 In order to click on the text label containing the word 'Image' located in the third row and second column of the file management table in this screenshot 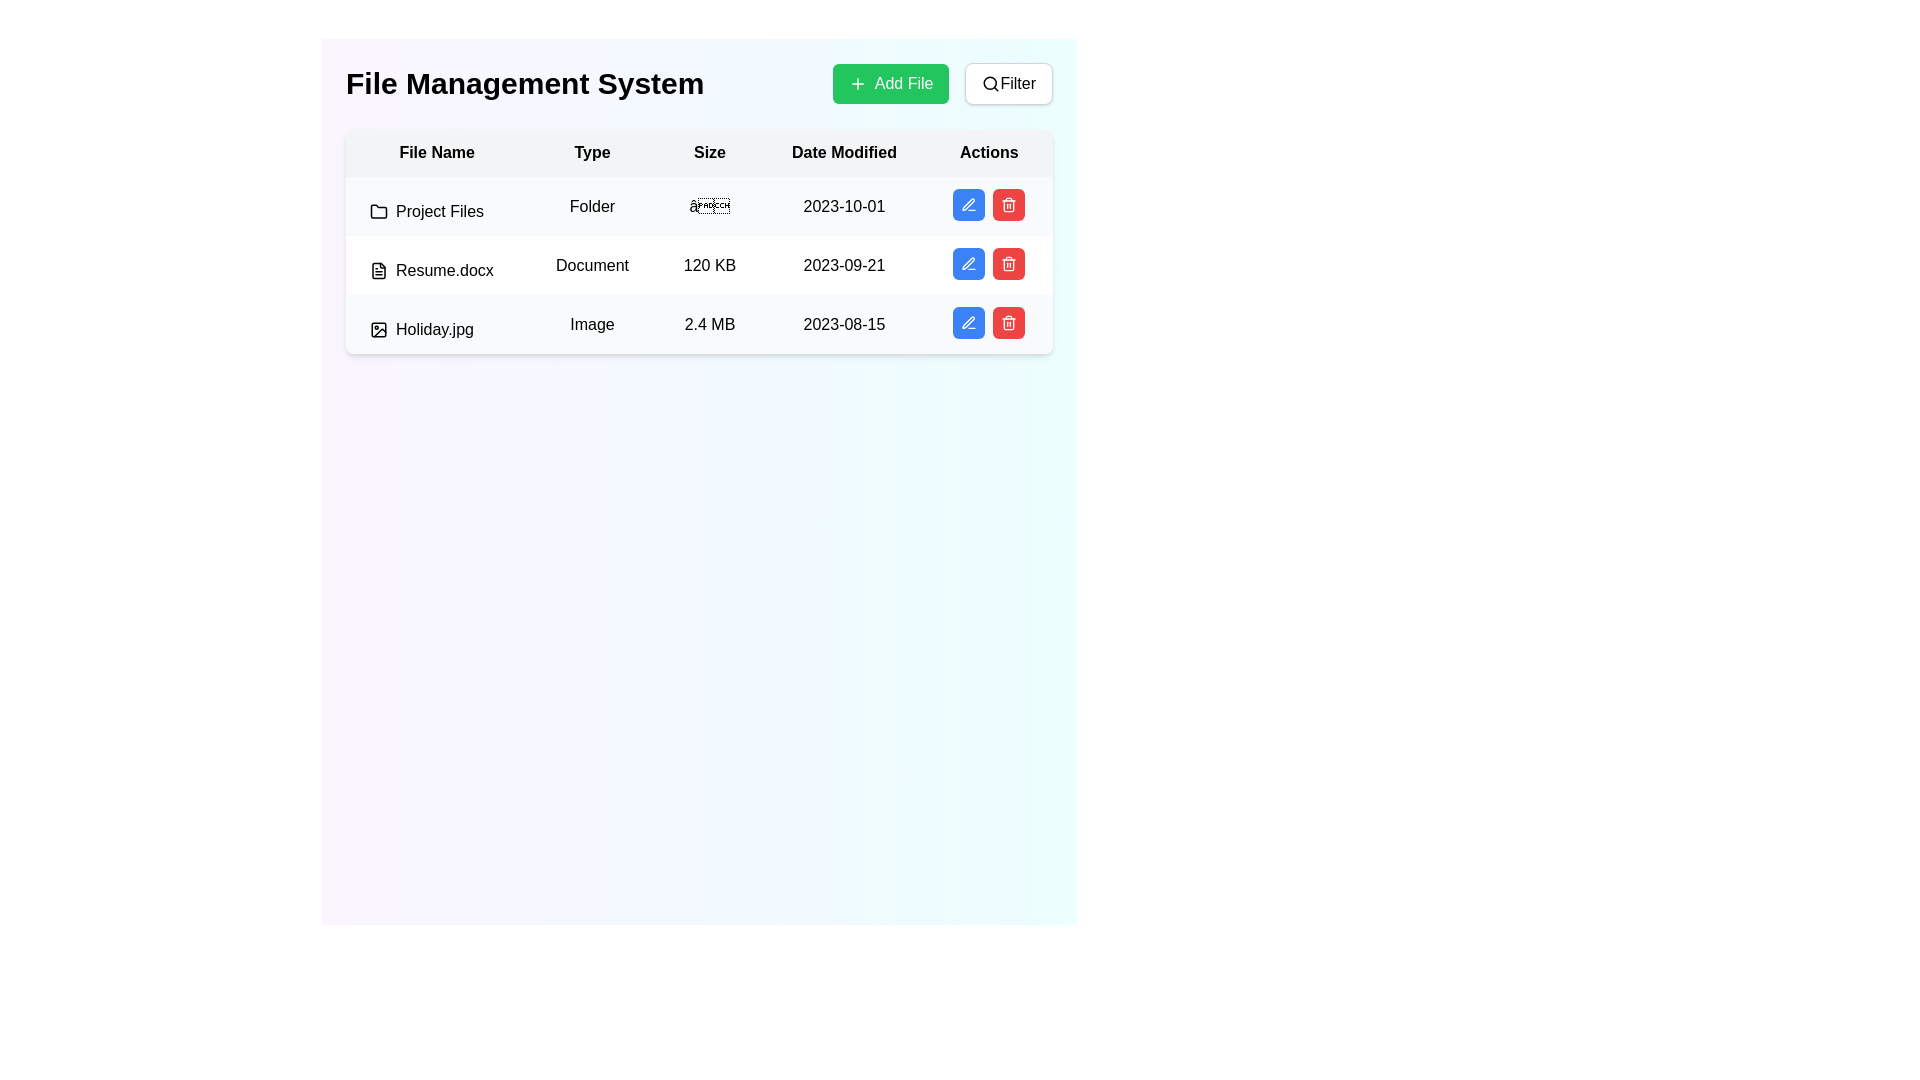, I will do `click(591, 323)`.